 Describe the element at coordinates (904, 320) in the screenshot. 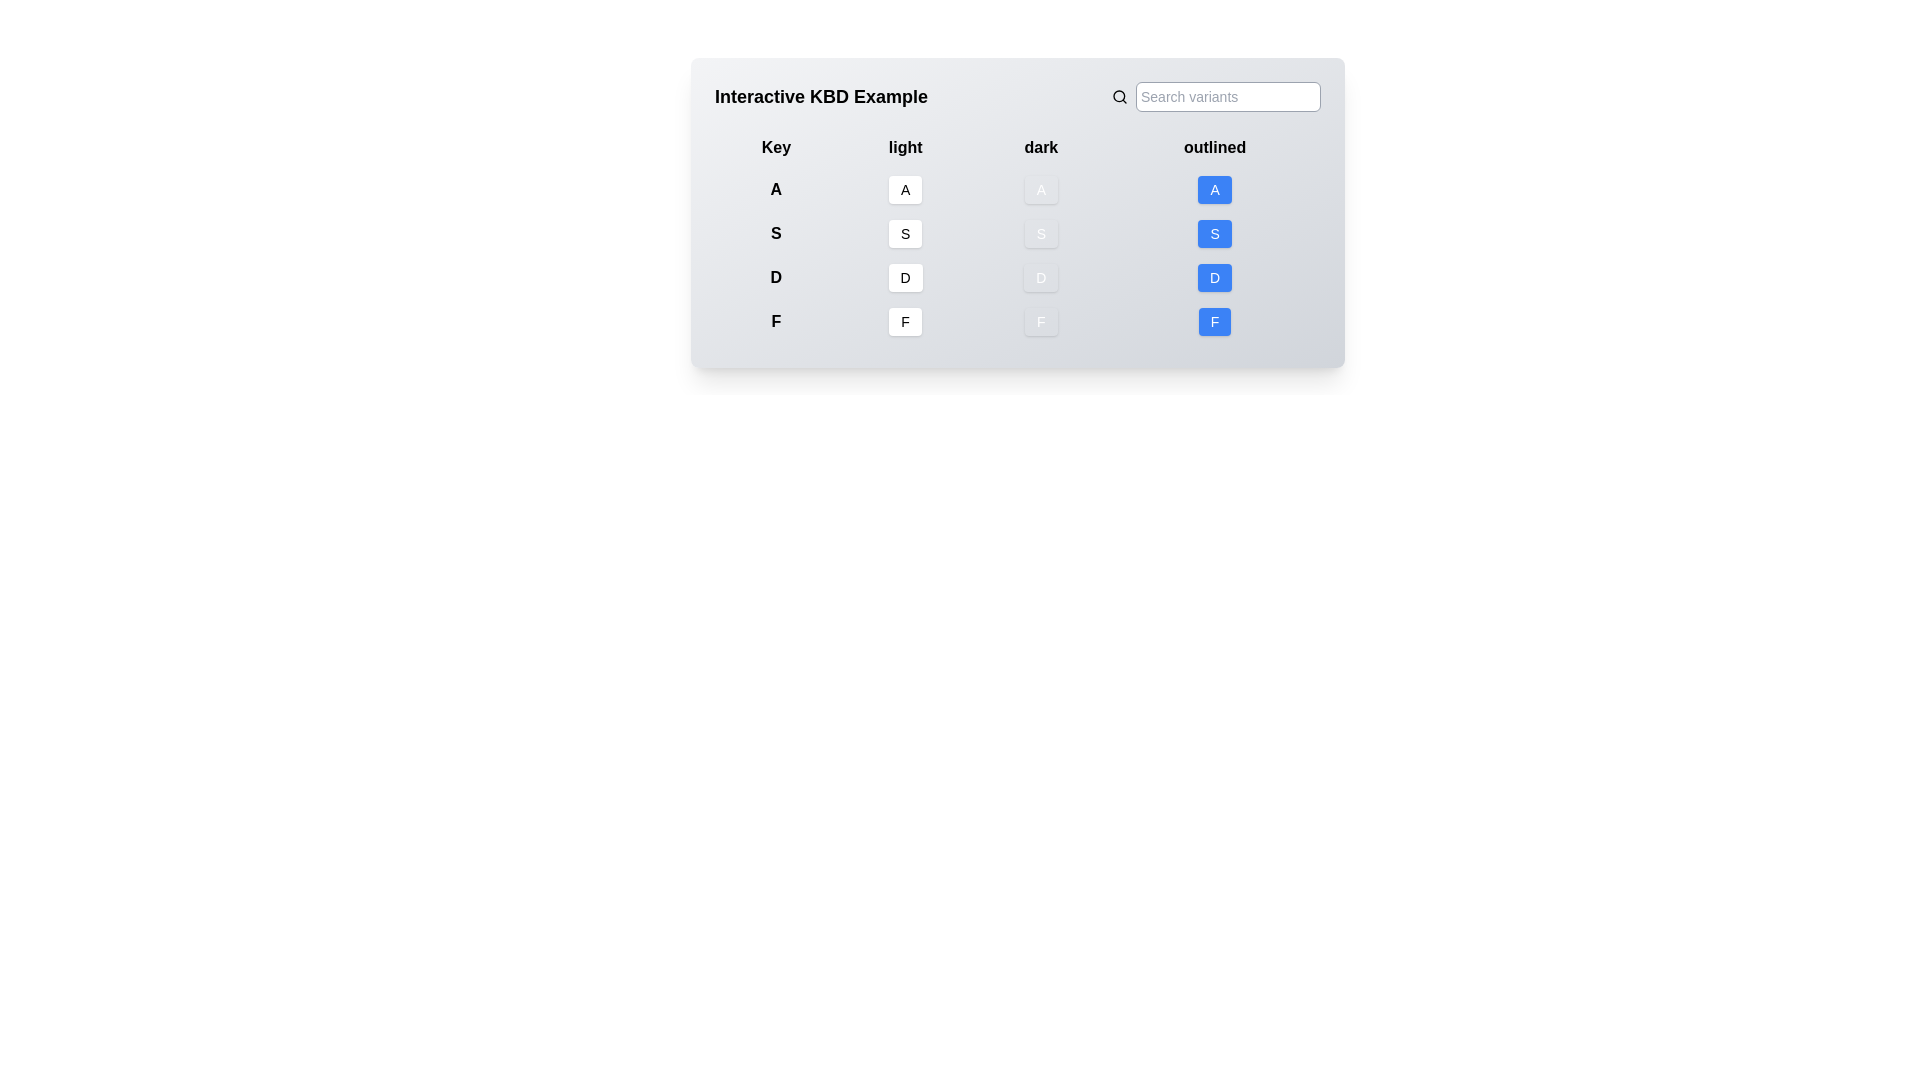

I see `the non-interactive 'F' key visual aid button located in the 'light' column, which is the fourth button in that column` at that location.